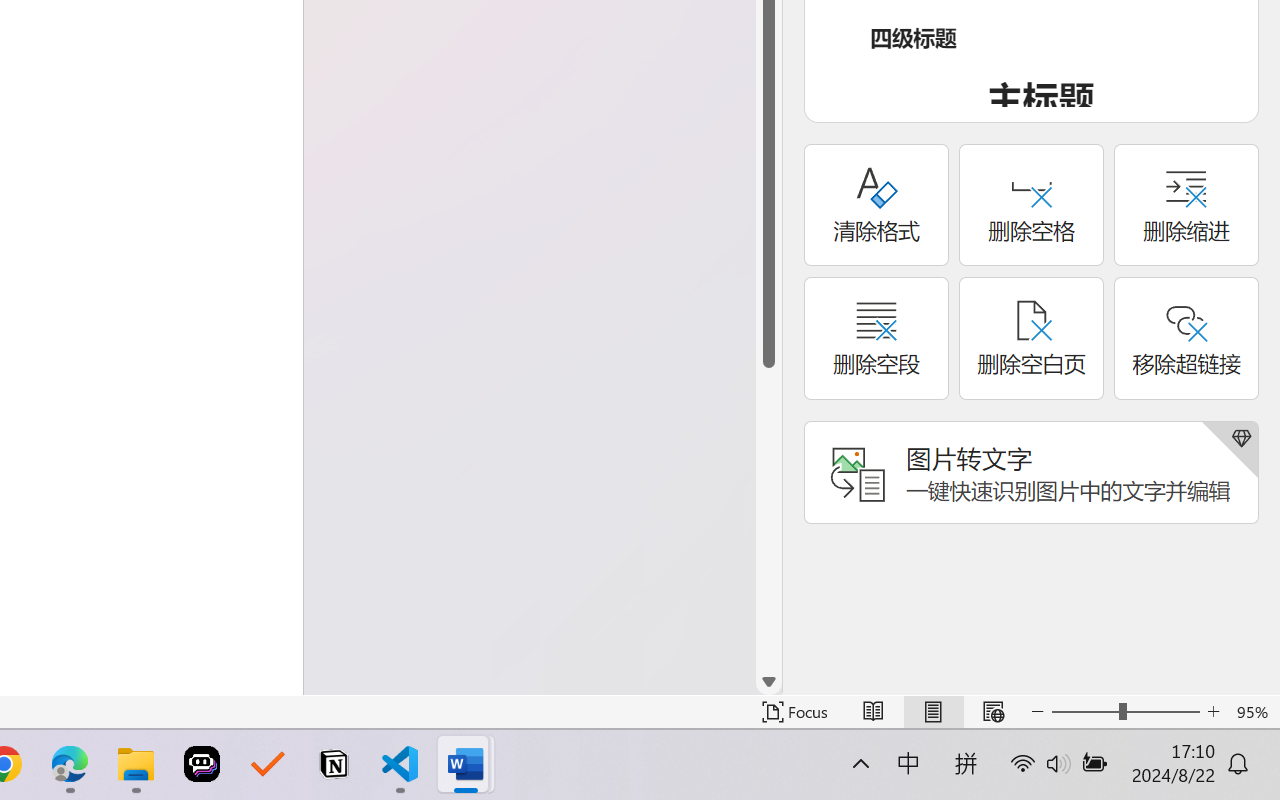  I want to click on 'Zoom 95%', so click(1252, 711).